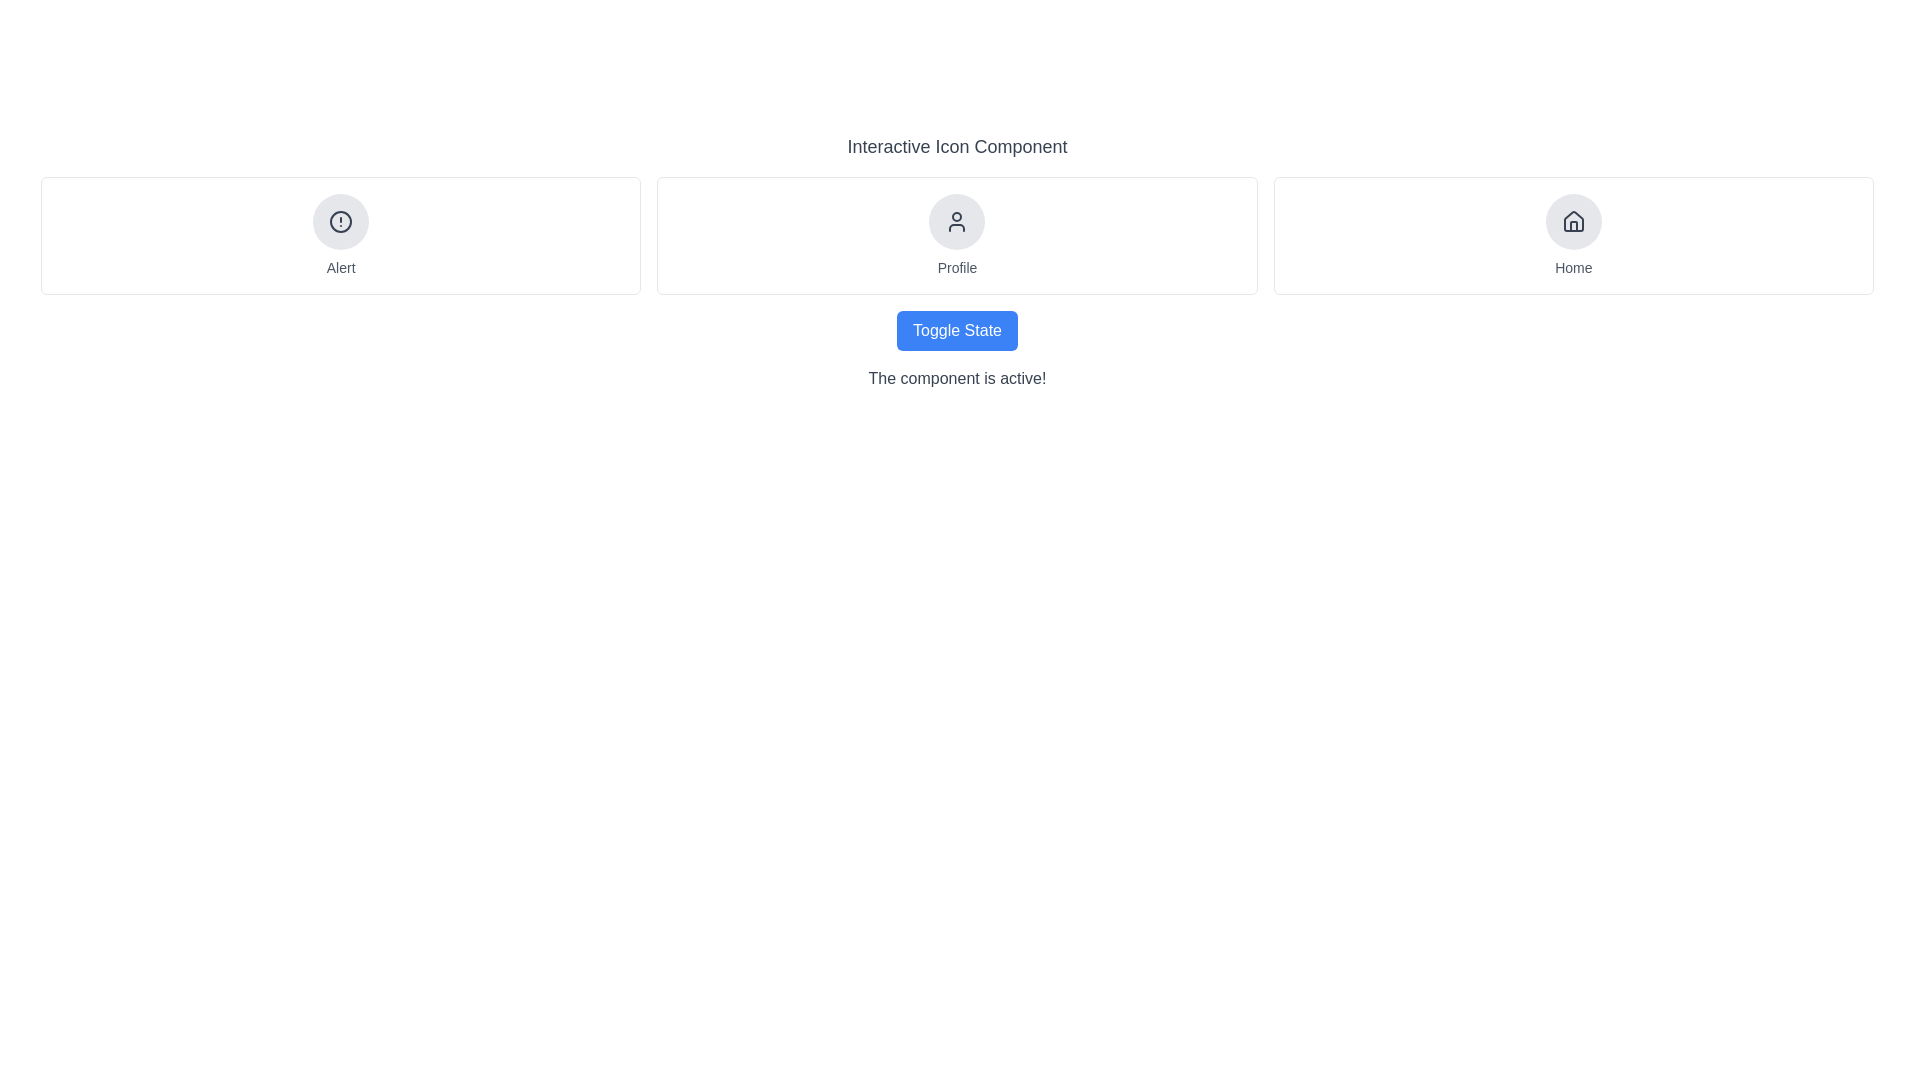 The height and width of the screenshot is (1080, 1920). Describe the element at coordinates (1572, 222) in the screenshot. I see `the circular gray Icon button with a dark gray house icon located at the bottom-right corner of the 'Home' section` at that location.